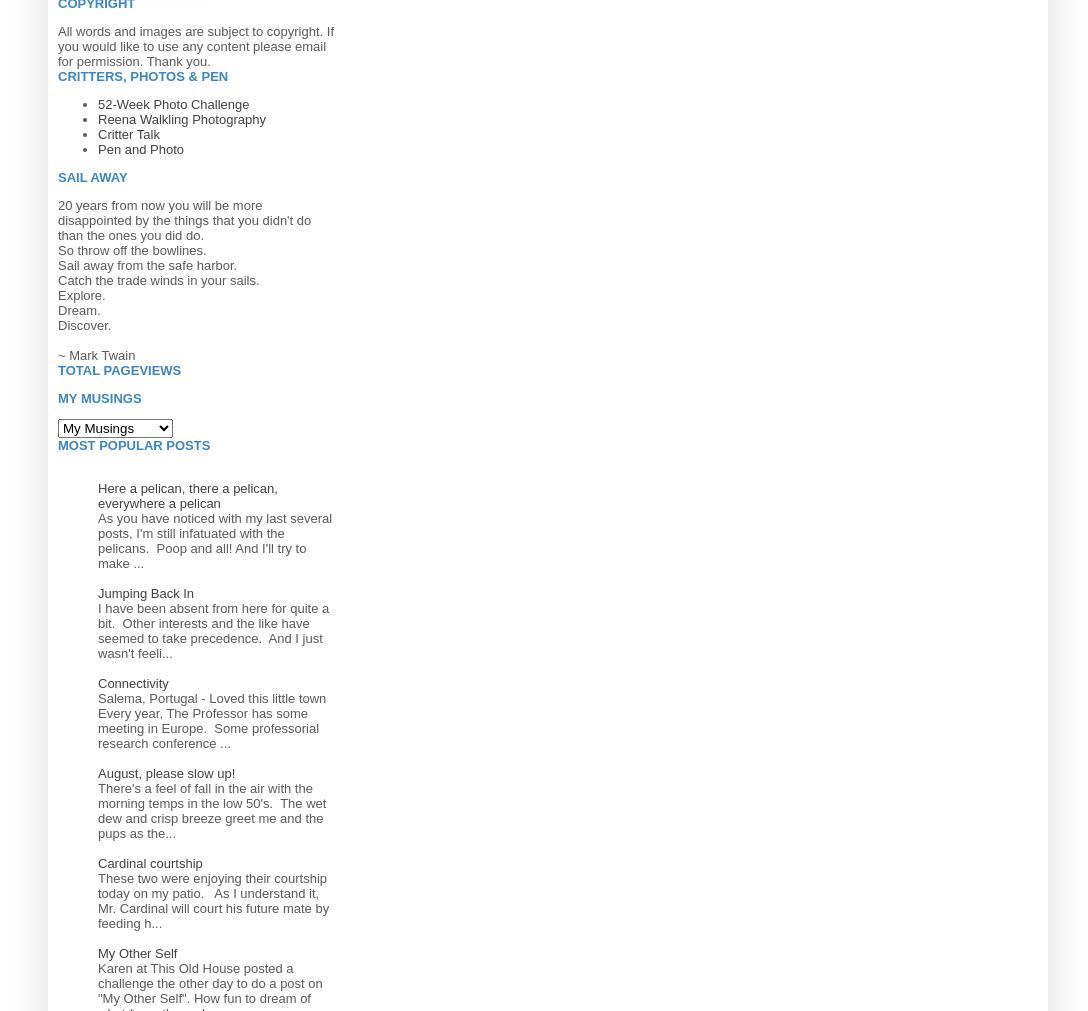  Describe the element at coordinates (172, 102) in the screenshot. I see `'52-Week Photo Challenge'` at that location.